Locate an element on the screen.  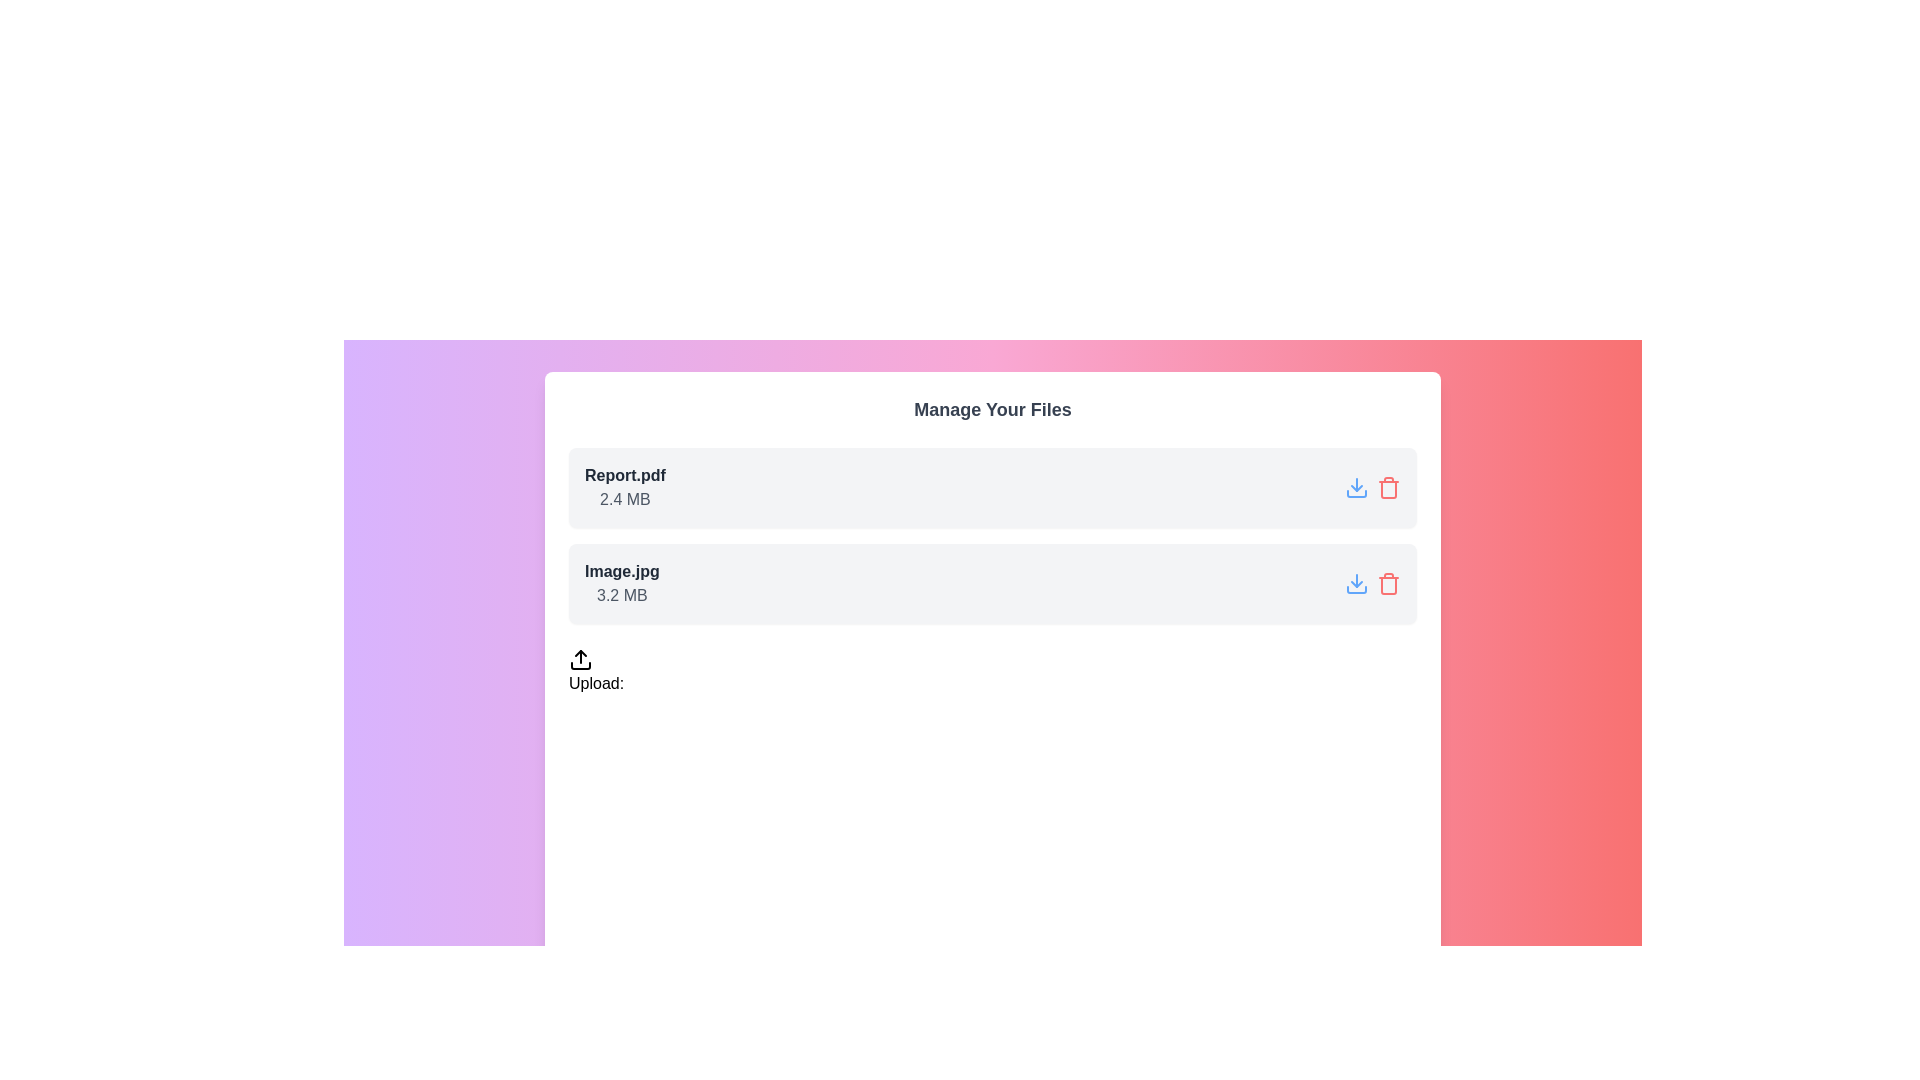
text content of the text label displaying the filename 'Report.pdf', which is prominently styled in bold and dark gray, located at the top section of the list layout is located at coordinates (624, 475).